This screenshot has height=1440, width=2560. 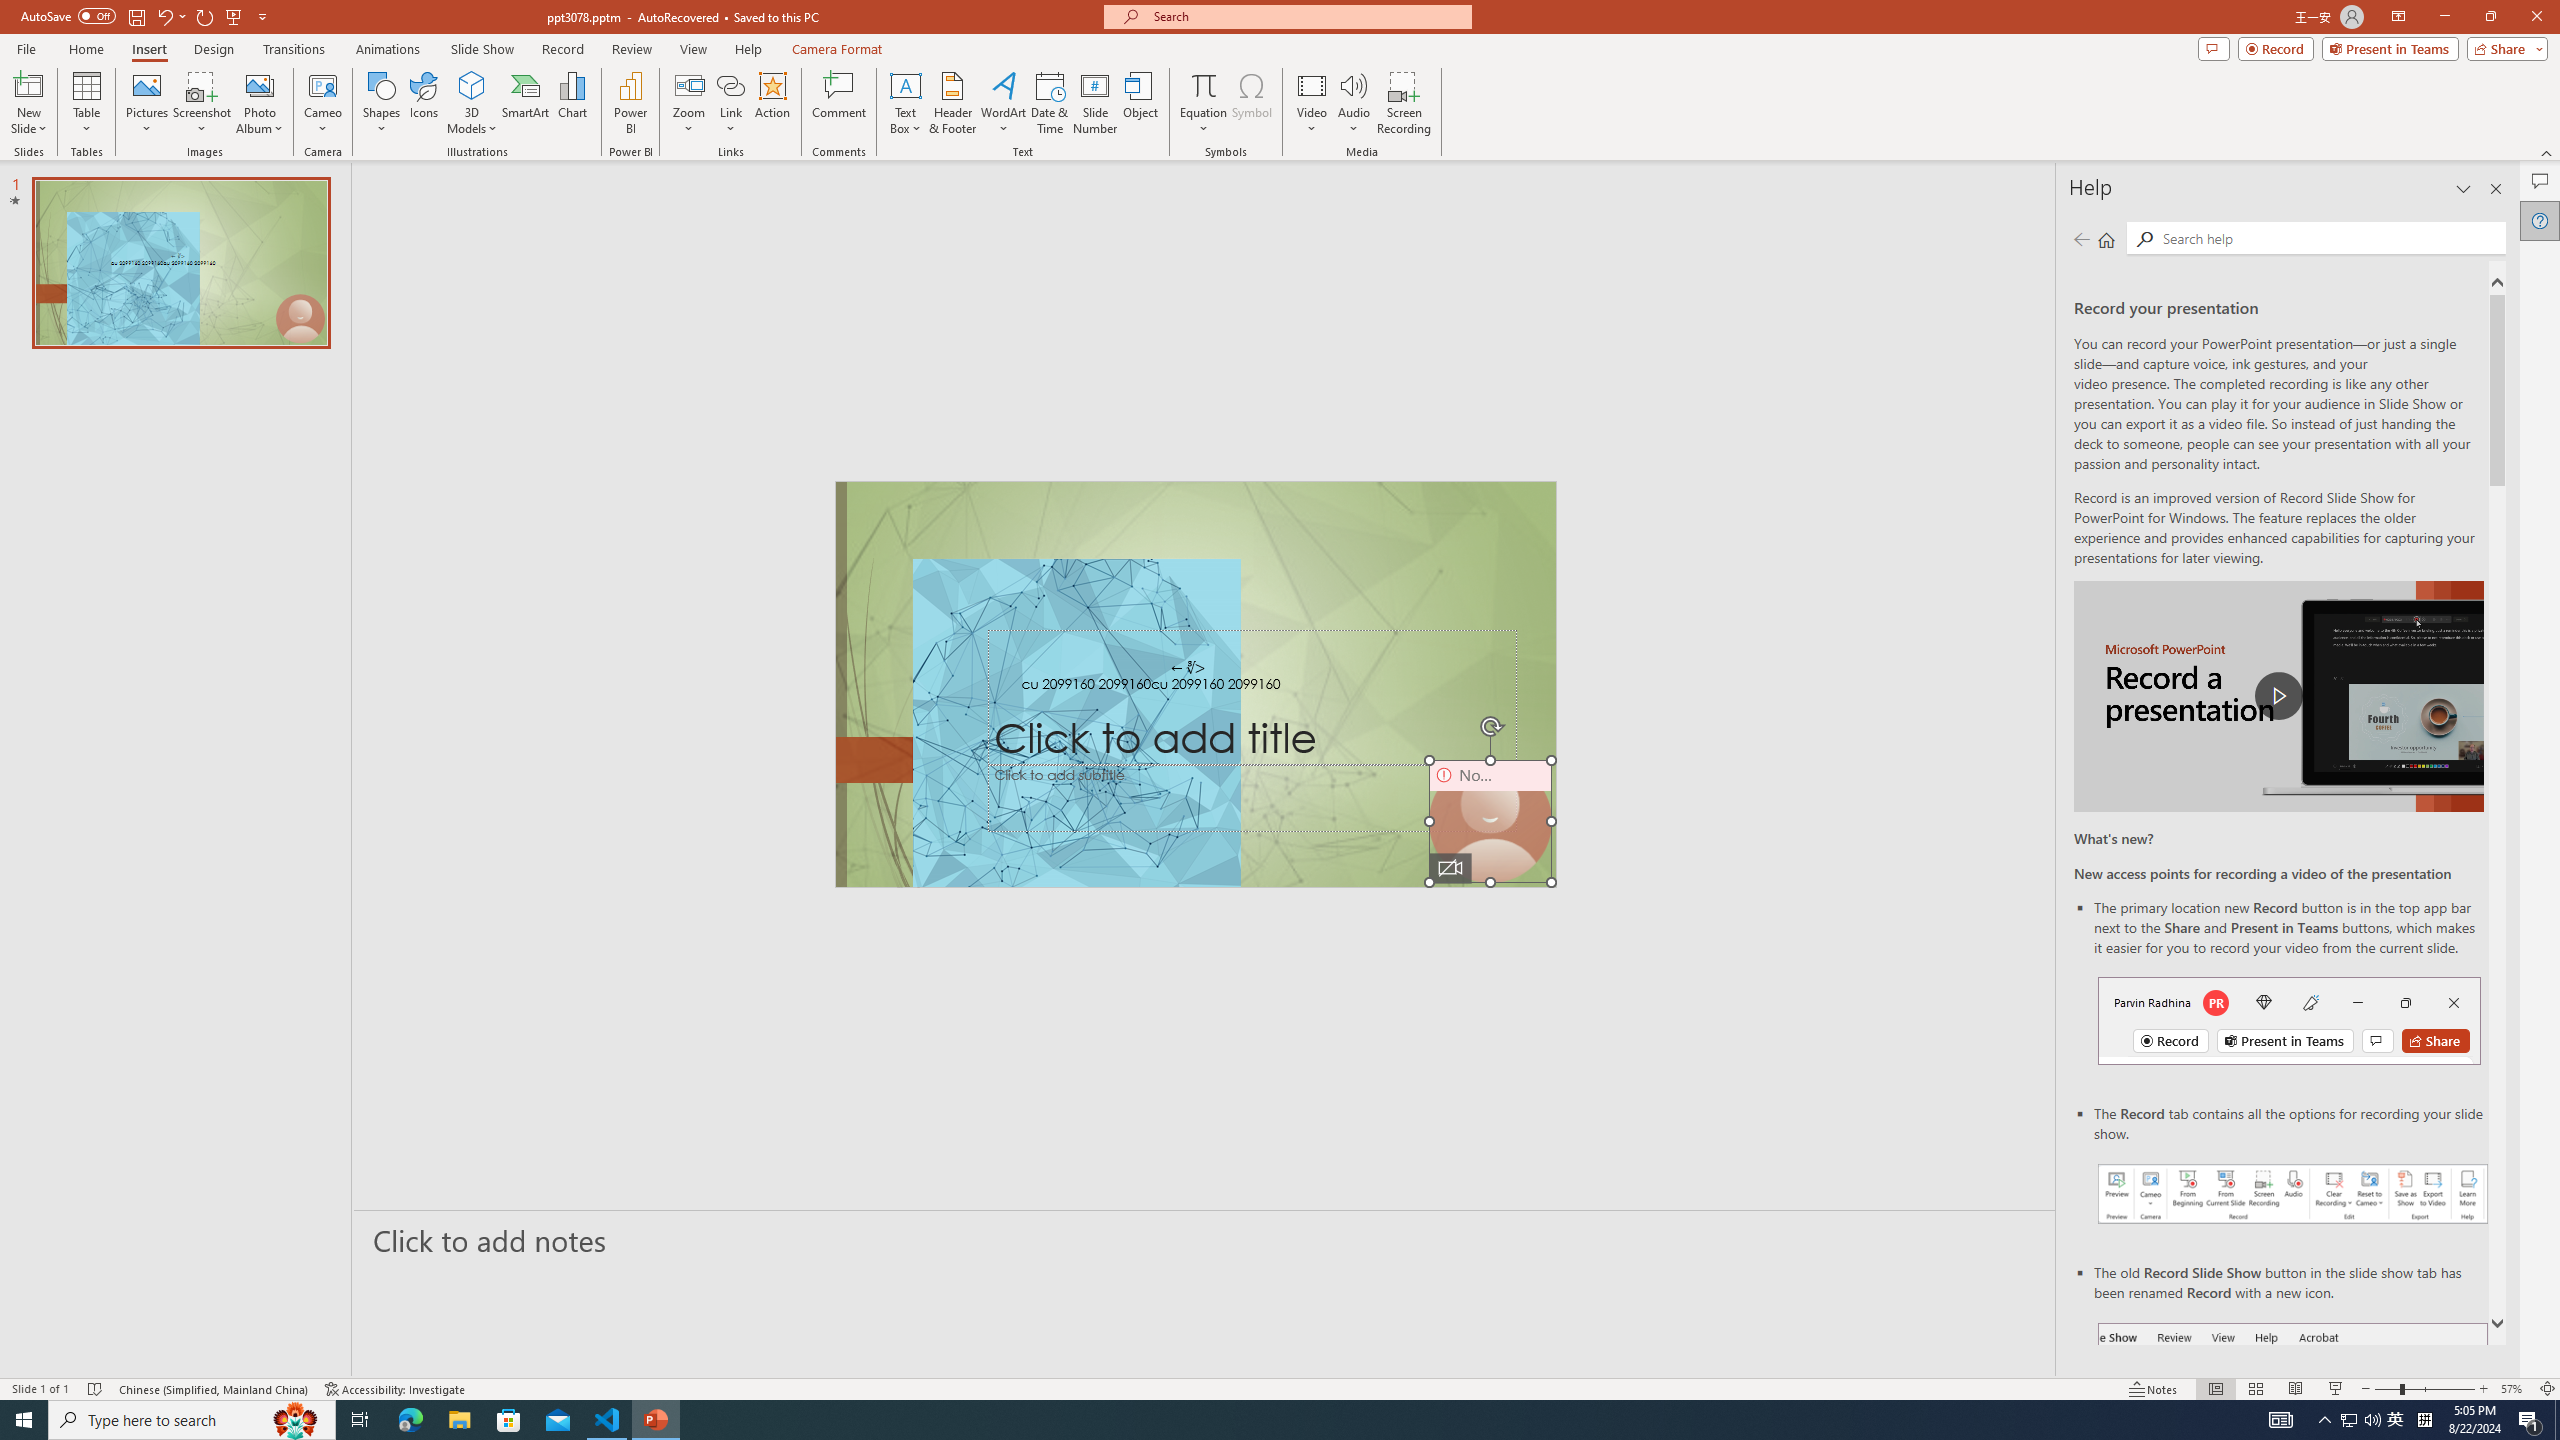 I want to click on 'Link', so click(x=729, y=103).